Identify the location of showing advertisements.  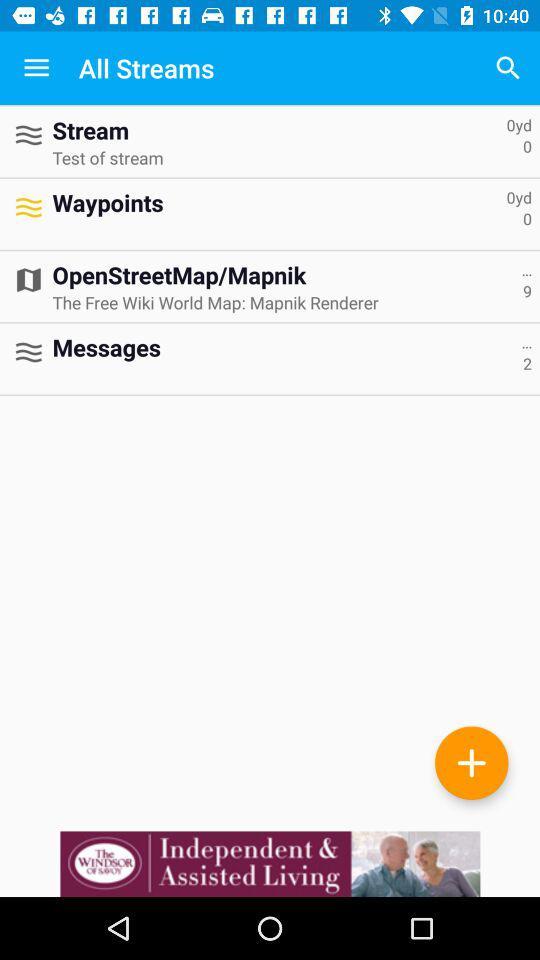
(270, 863).